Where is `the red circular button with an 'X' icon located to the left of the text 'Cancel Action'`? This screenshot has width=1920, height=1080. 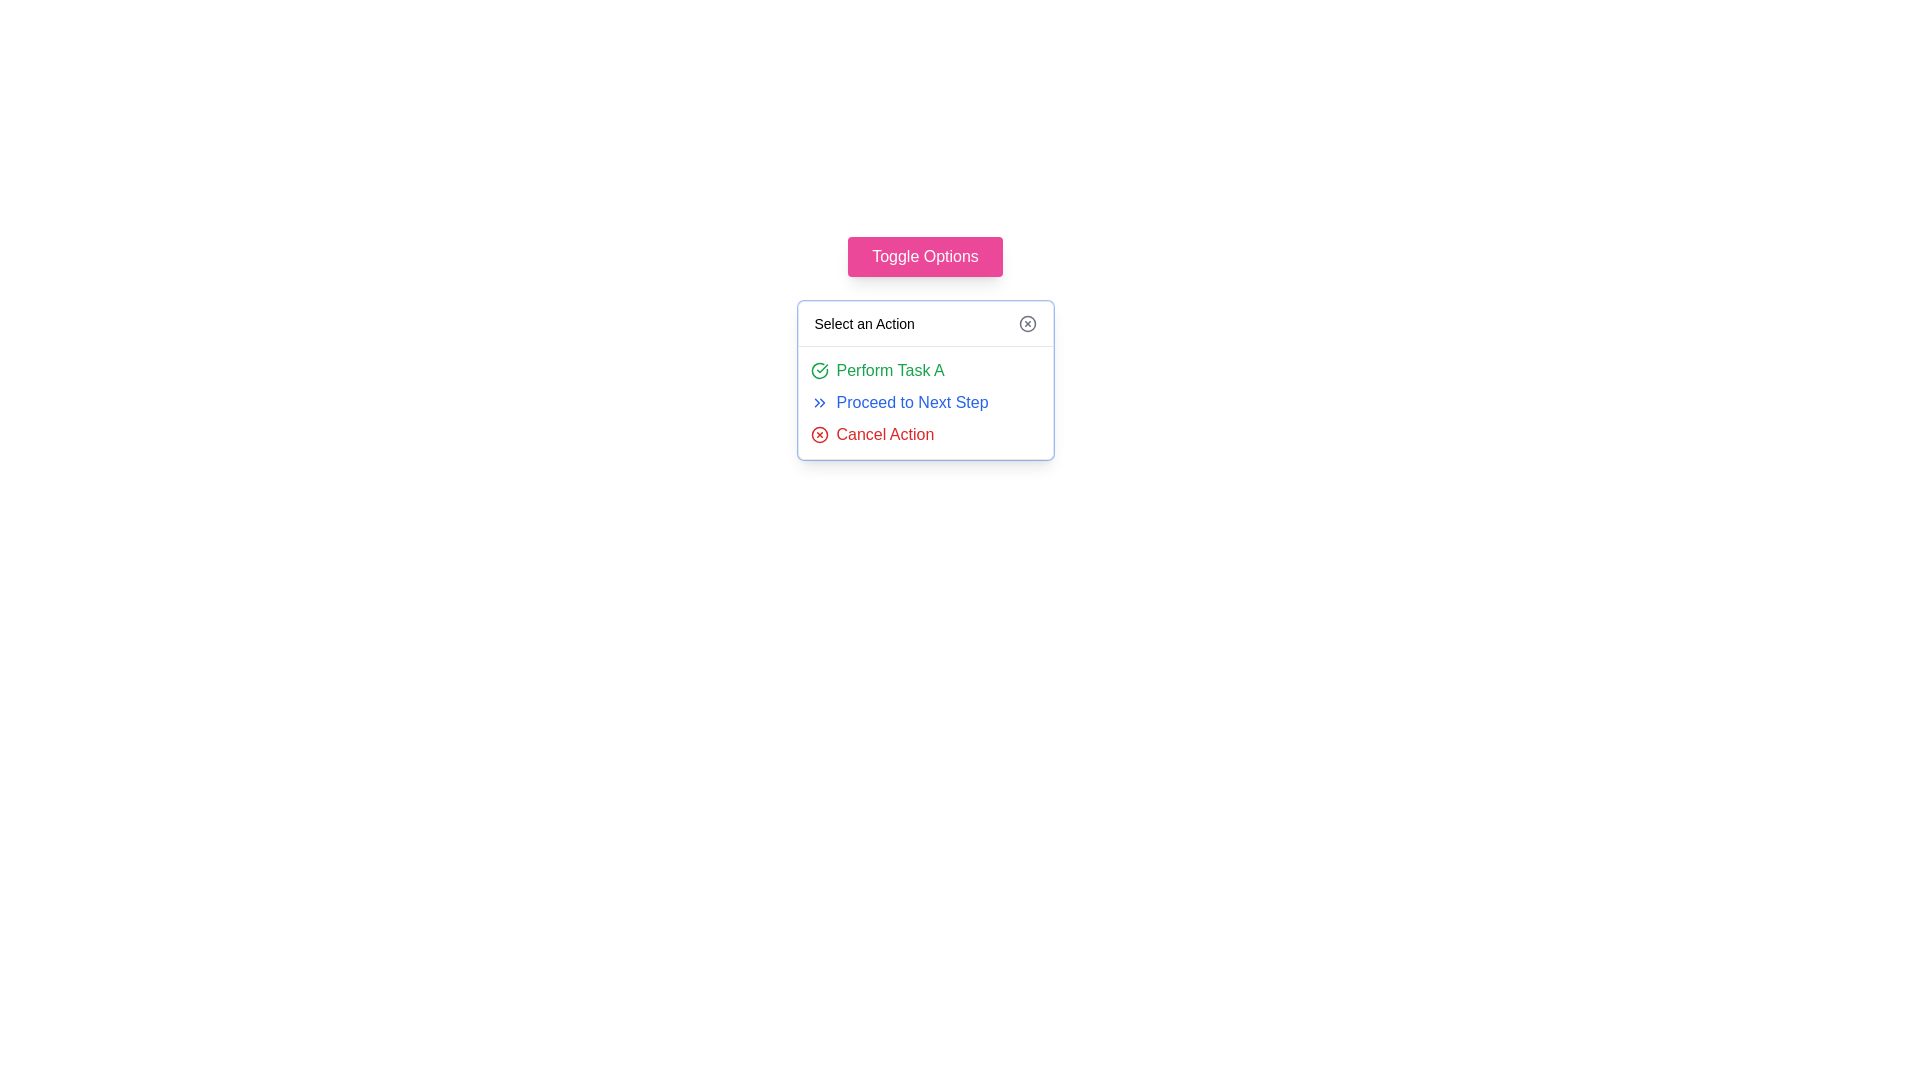
the red circular button with an 'X' icon located to the left of the text 'Cancel Action' is located at coordinates (819, 434).